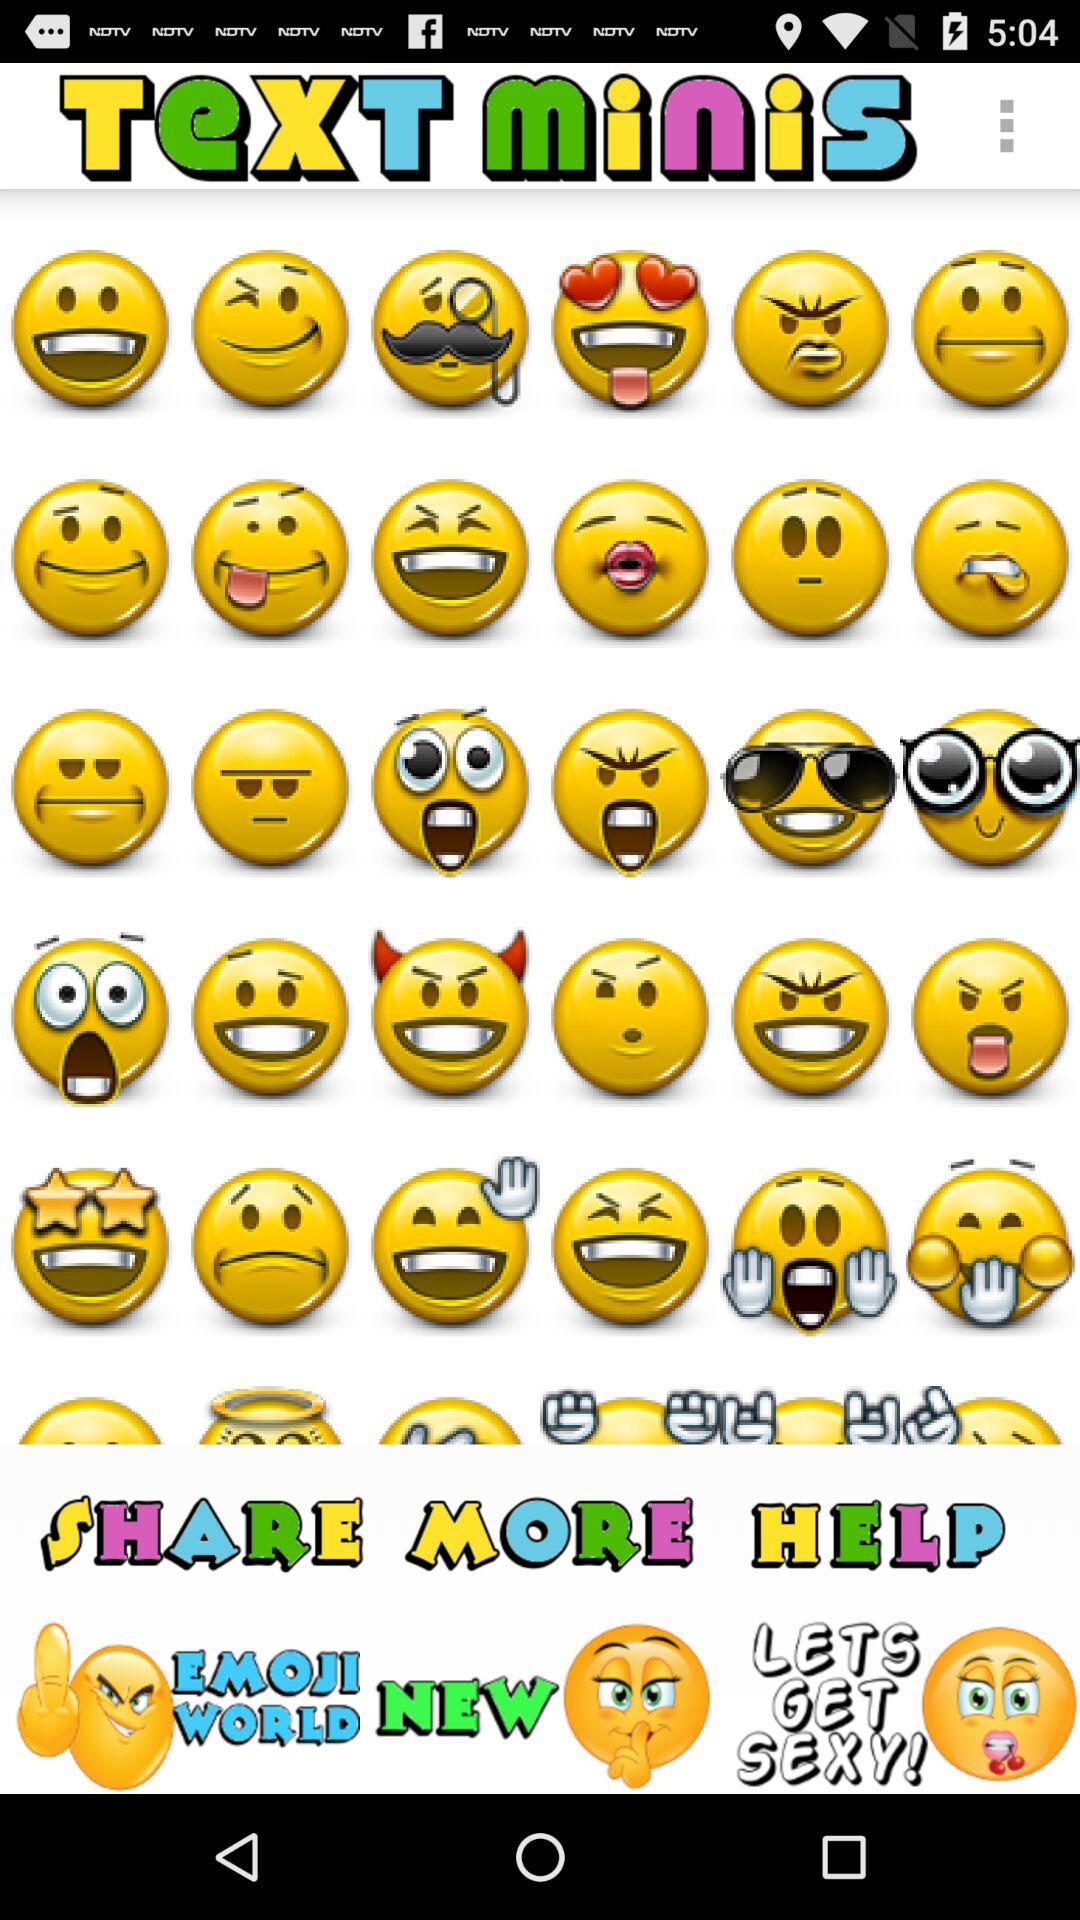 The image size is (1080, 1920). I want to click on get a question answered, so click(876, 1530).